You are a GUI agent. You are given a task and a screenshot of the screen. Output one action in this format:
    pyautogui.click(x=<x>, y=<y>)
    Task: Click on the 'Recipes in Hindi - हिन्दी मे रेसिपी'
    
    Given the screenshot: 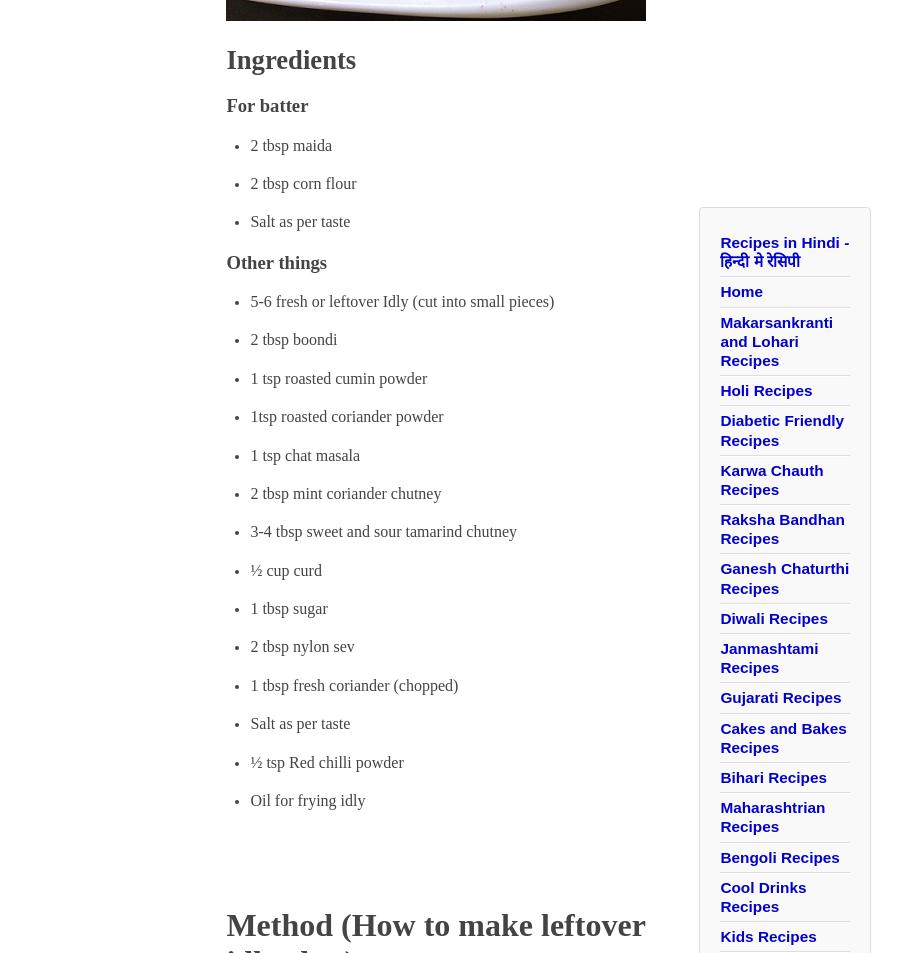 What is the action you would take?
    pyautogui.click(x=783, y=250)
    